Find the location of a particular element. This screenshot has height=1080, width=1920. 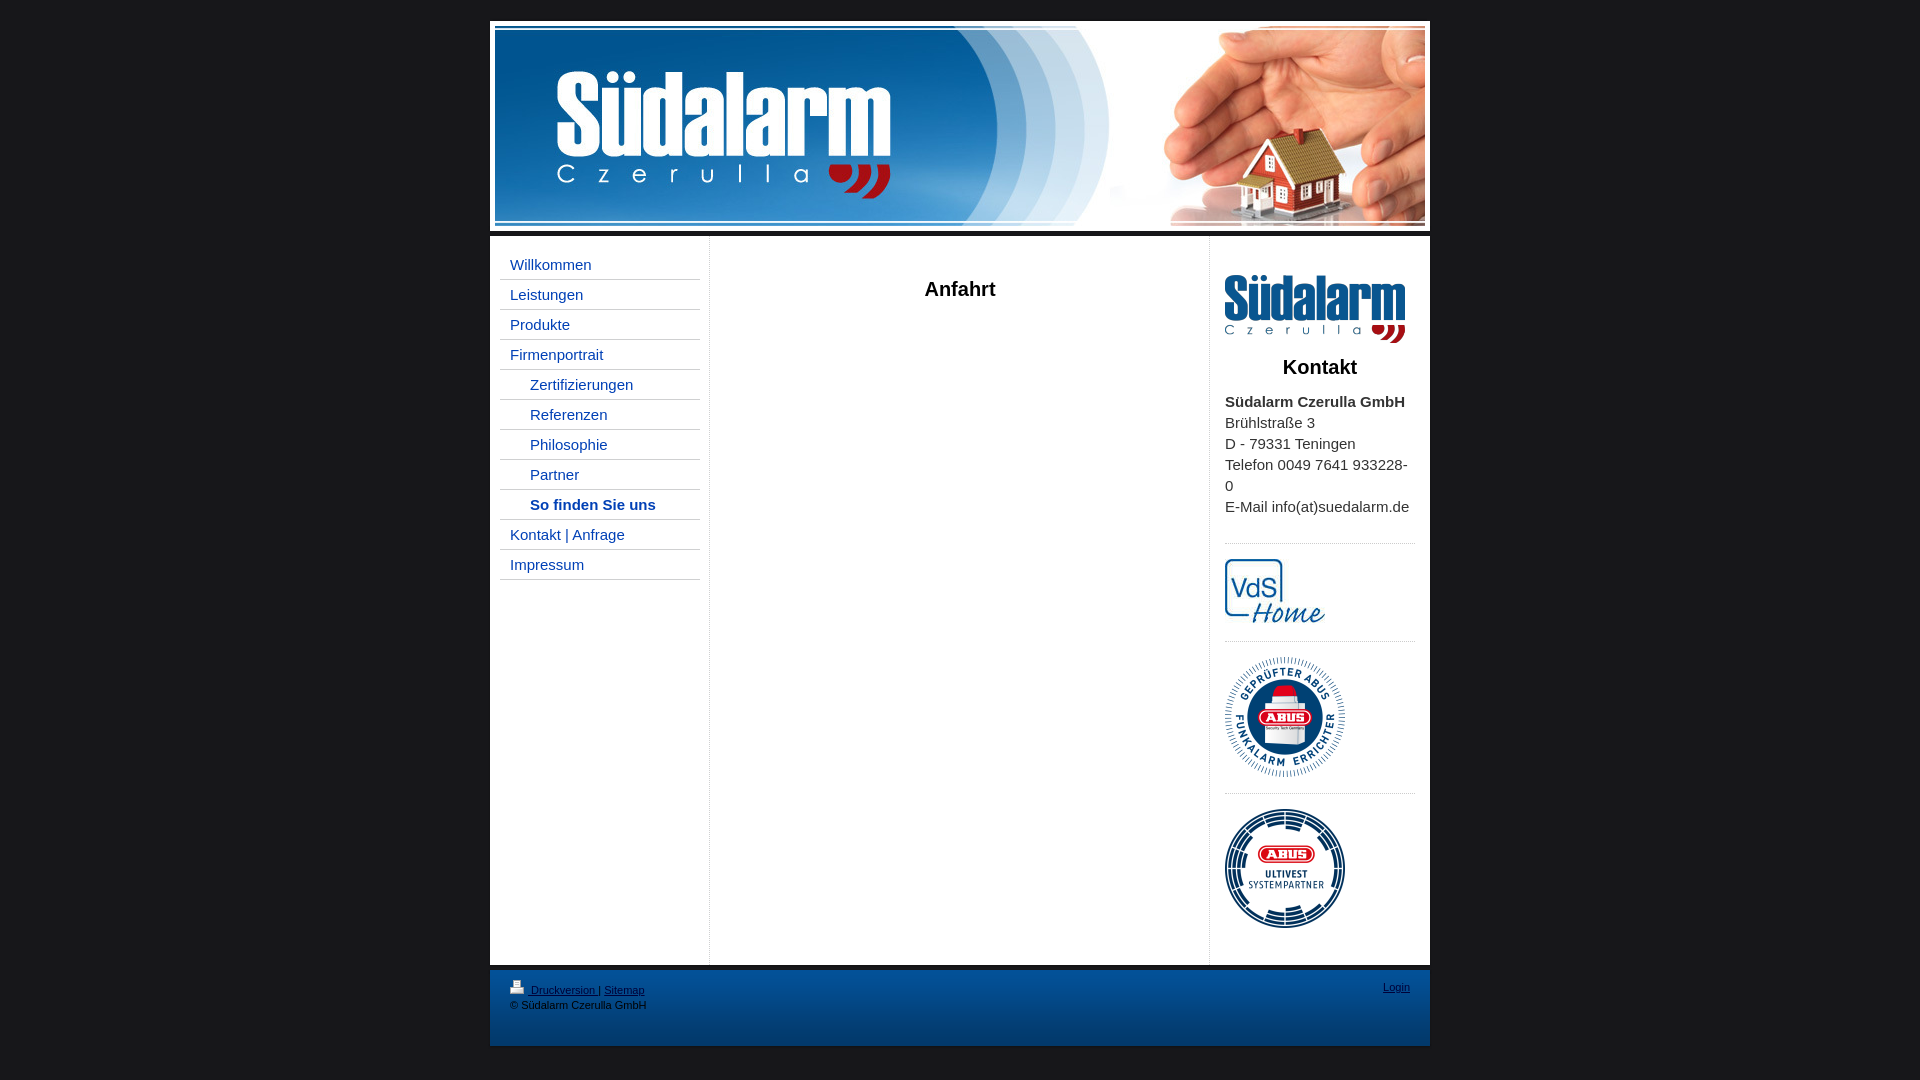

'Produkte' is located at coordinates (599, 323).